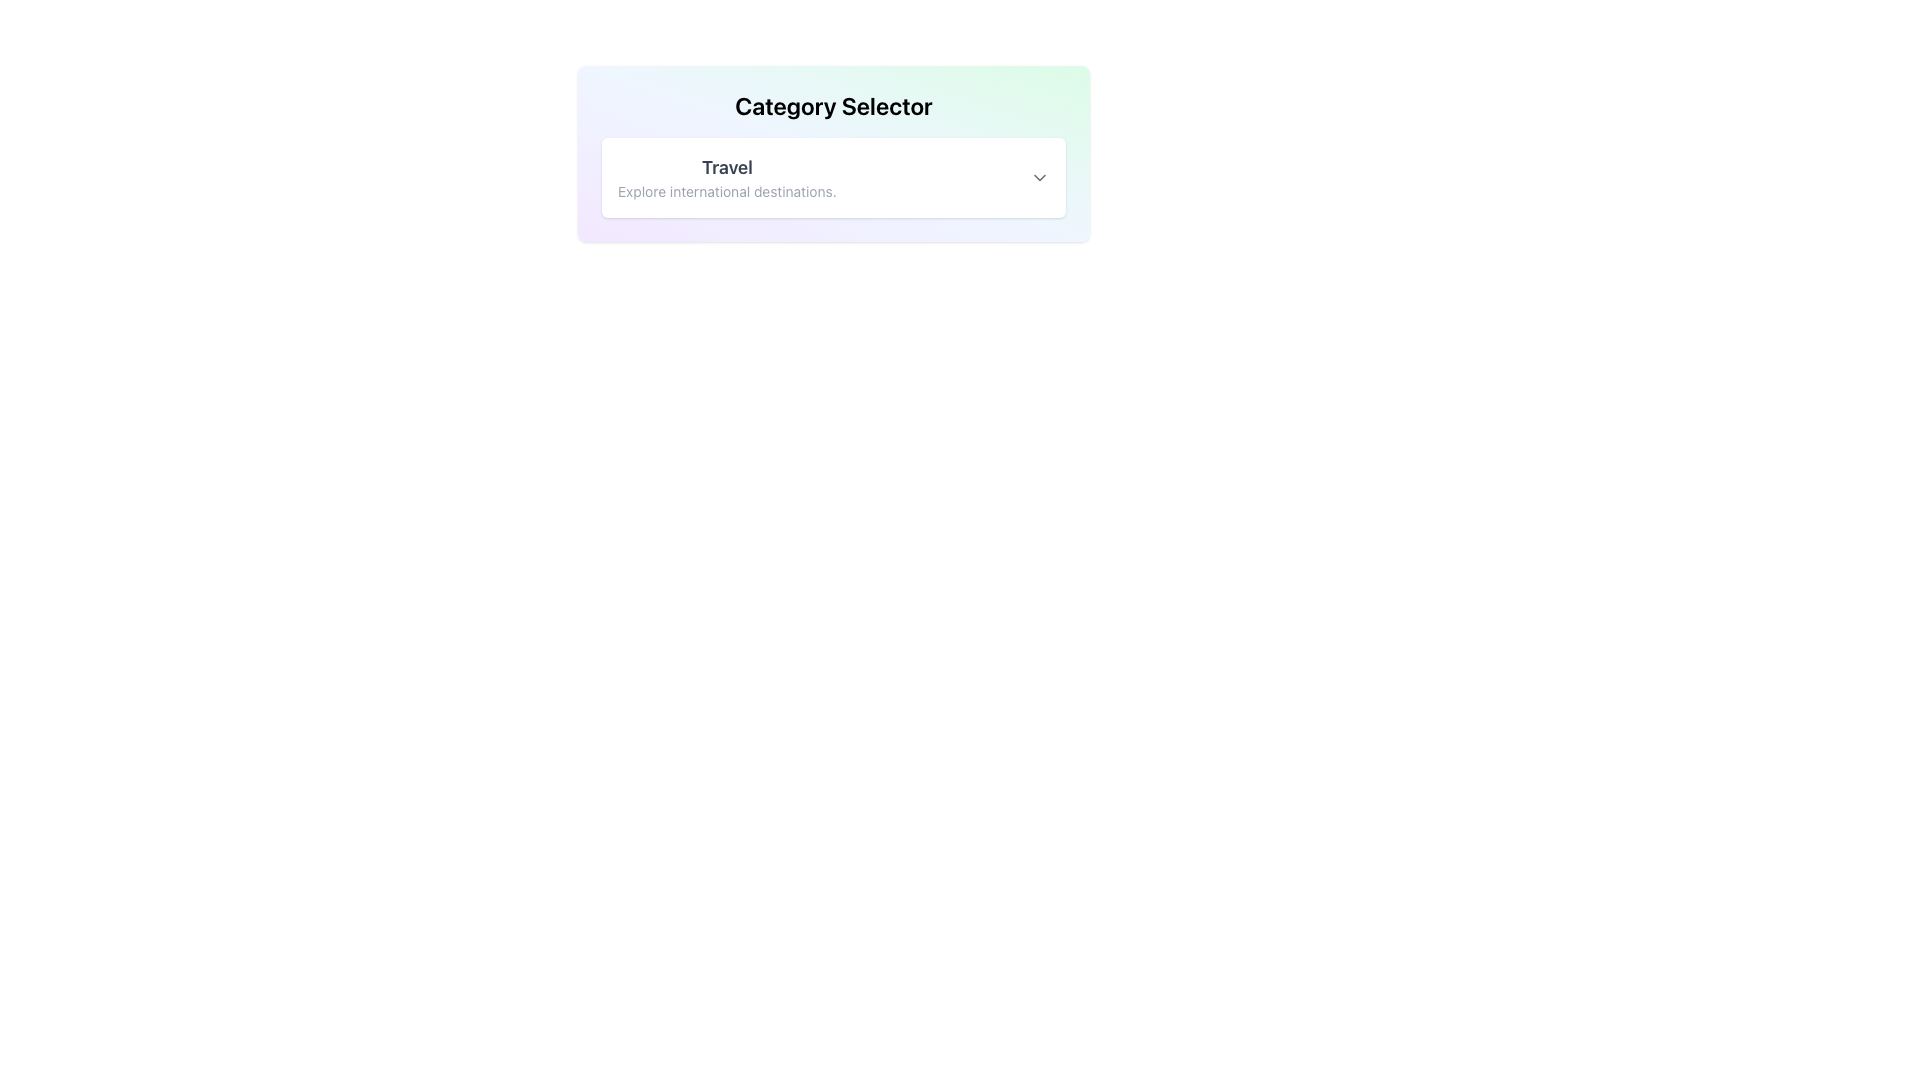 This screenshot has width=1920, height=1080. What do you see at coordinates (726, 192) in the screenshot?
I see `the non-interactive text label providing context for the 'Travel' category, located directly below the 'Travel' title` at bounding box center [726, 192].